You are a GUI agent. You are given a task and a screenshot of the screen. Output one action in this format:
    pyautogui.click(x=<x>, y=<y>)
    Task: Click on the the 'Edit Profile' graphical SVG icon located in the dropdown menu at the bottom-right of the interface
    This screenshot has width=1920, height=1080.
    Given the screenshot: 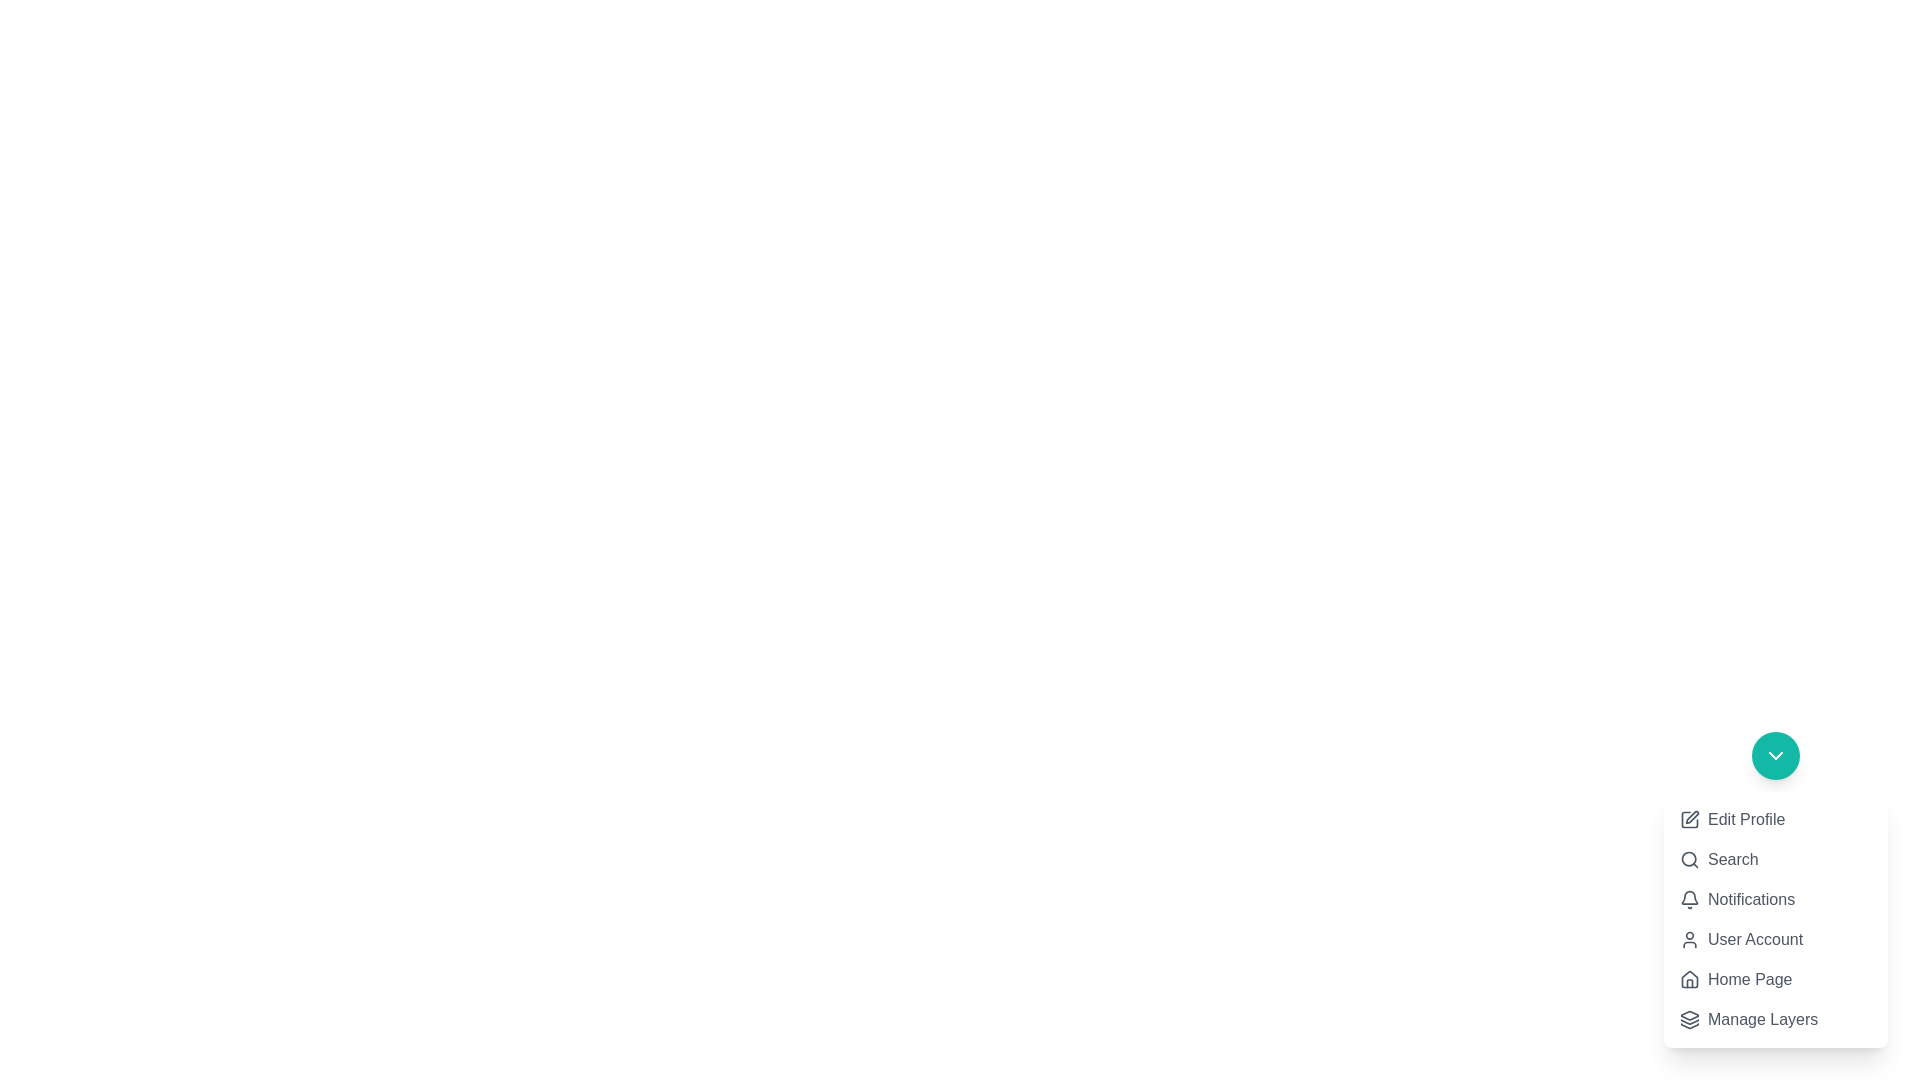 What is the action you would take?
    pyautogui.click(x=1688, y=820)
    